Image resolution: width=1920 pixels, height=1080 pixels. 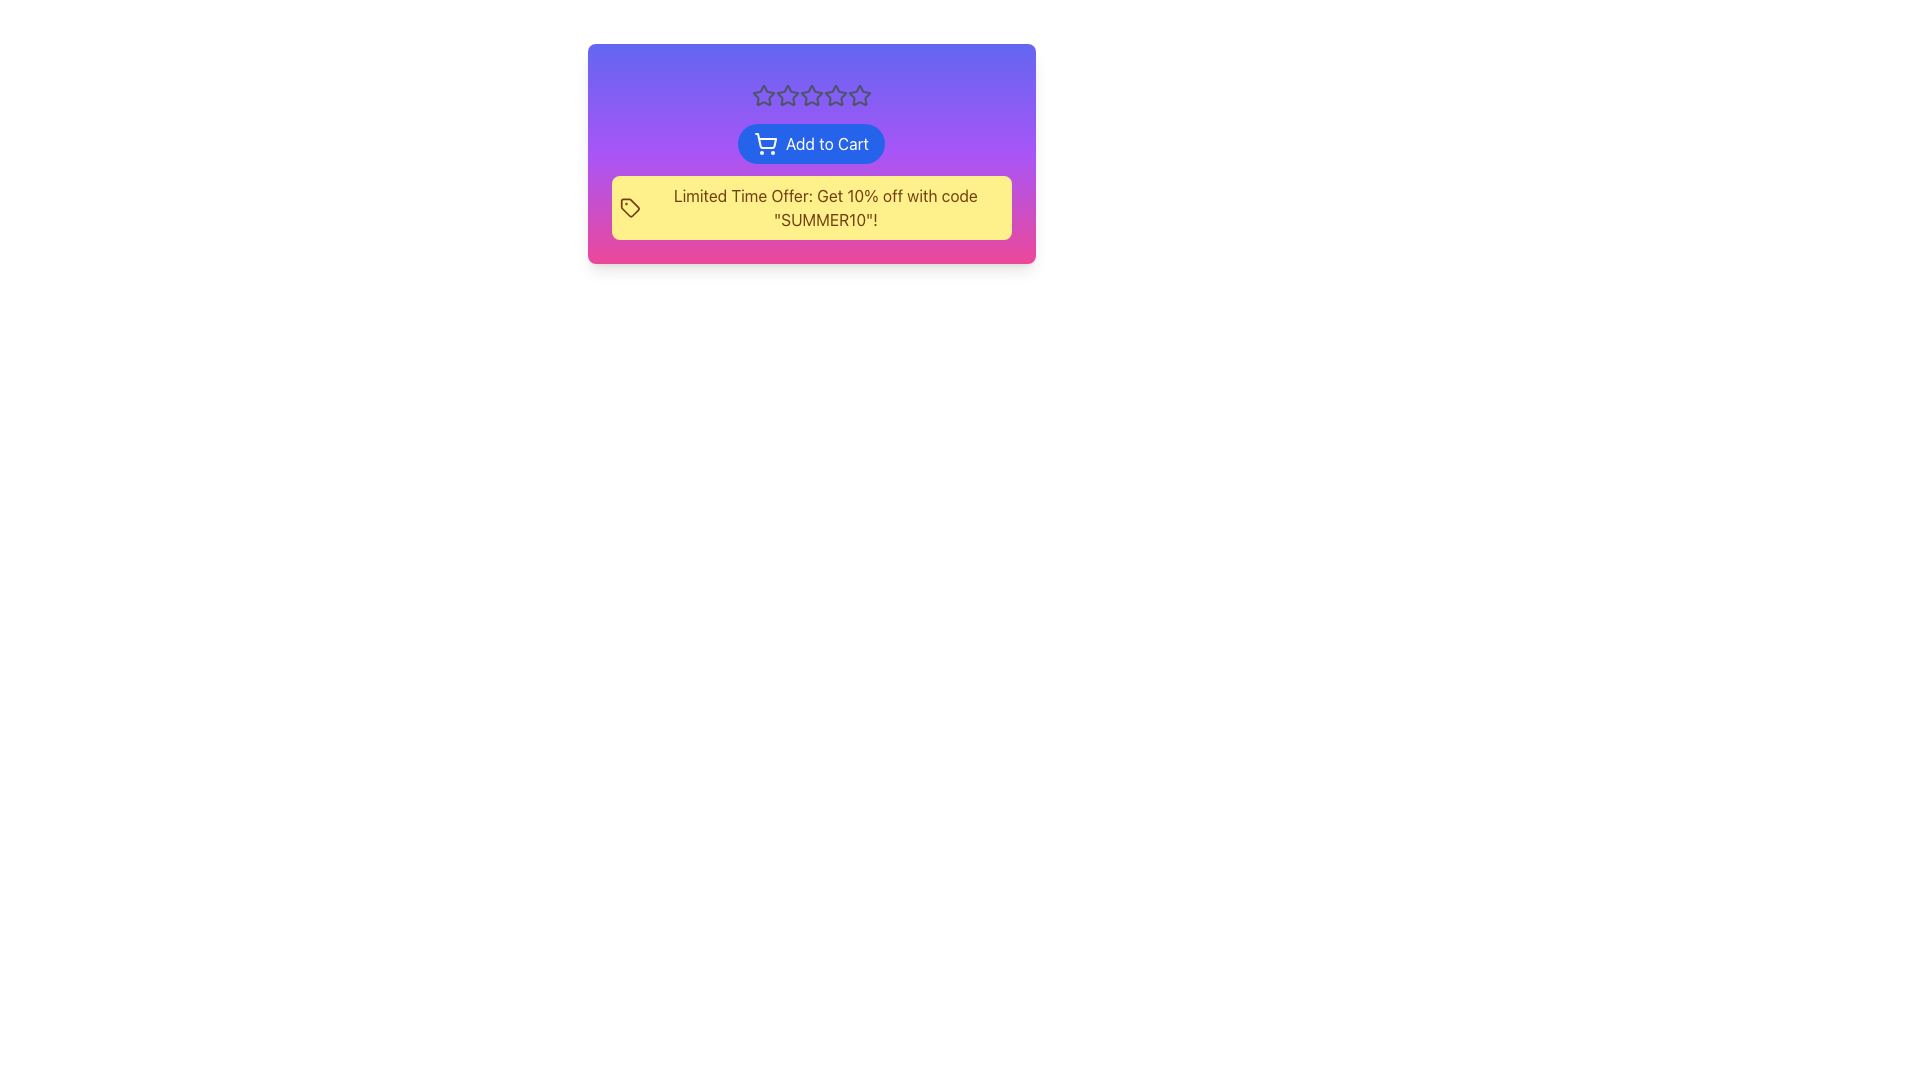 What do you see at coordinates (835, 95) in the screenshot?
I see `the third star in the horizontal row of five star icons` at bounding box center [835, 95].